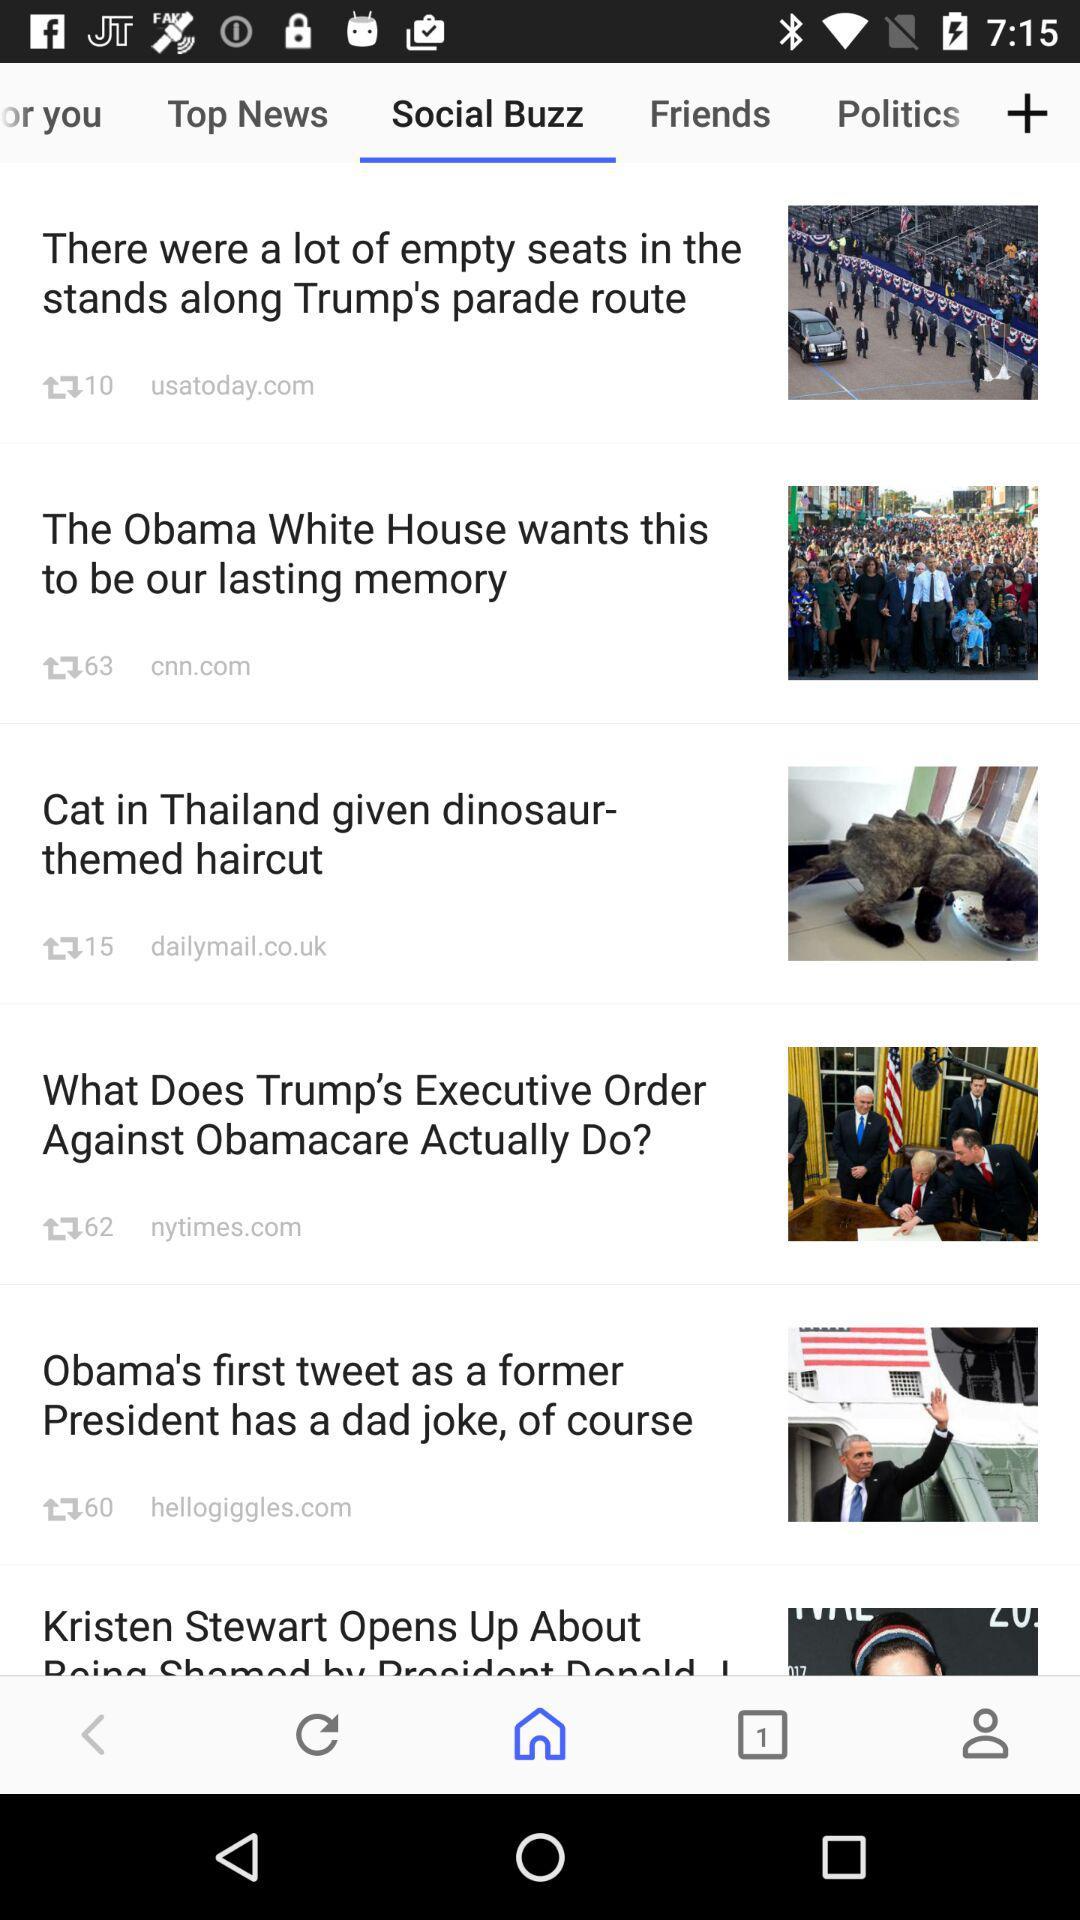  What do you see at coordinates (913, 1641) in the screenshot?
I see `no tagging` at bounding box center [913, 1641].